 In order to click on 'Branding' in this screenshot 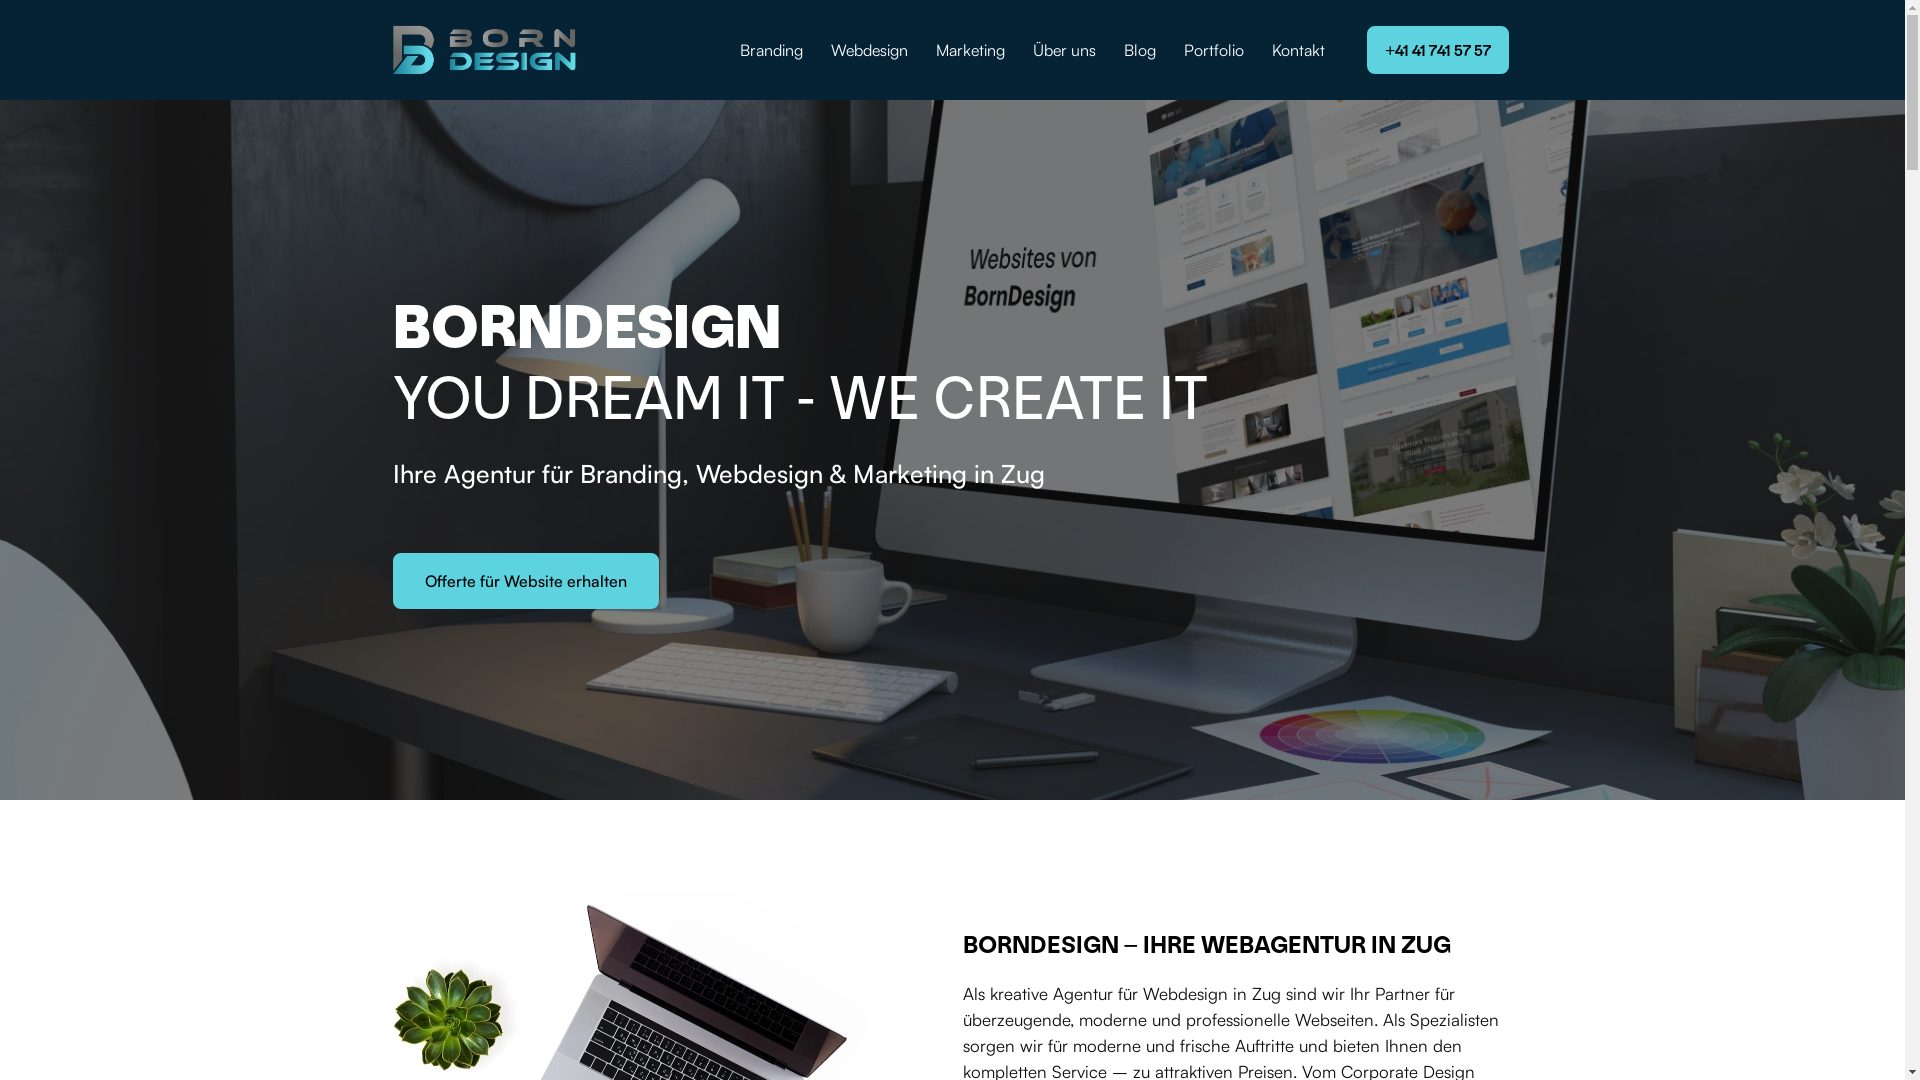, I will do `click(770, 49)`.